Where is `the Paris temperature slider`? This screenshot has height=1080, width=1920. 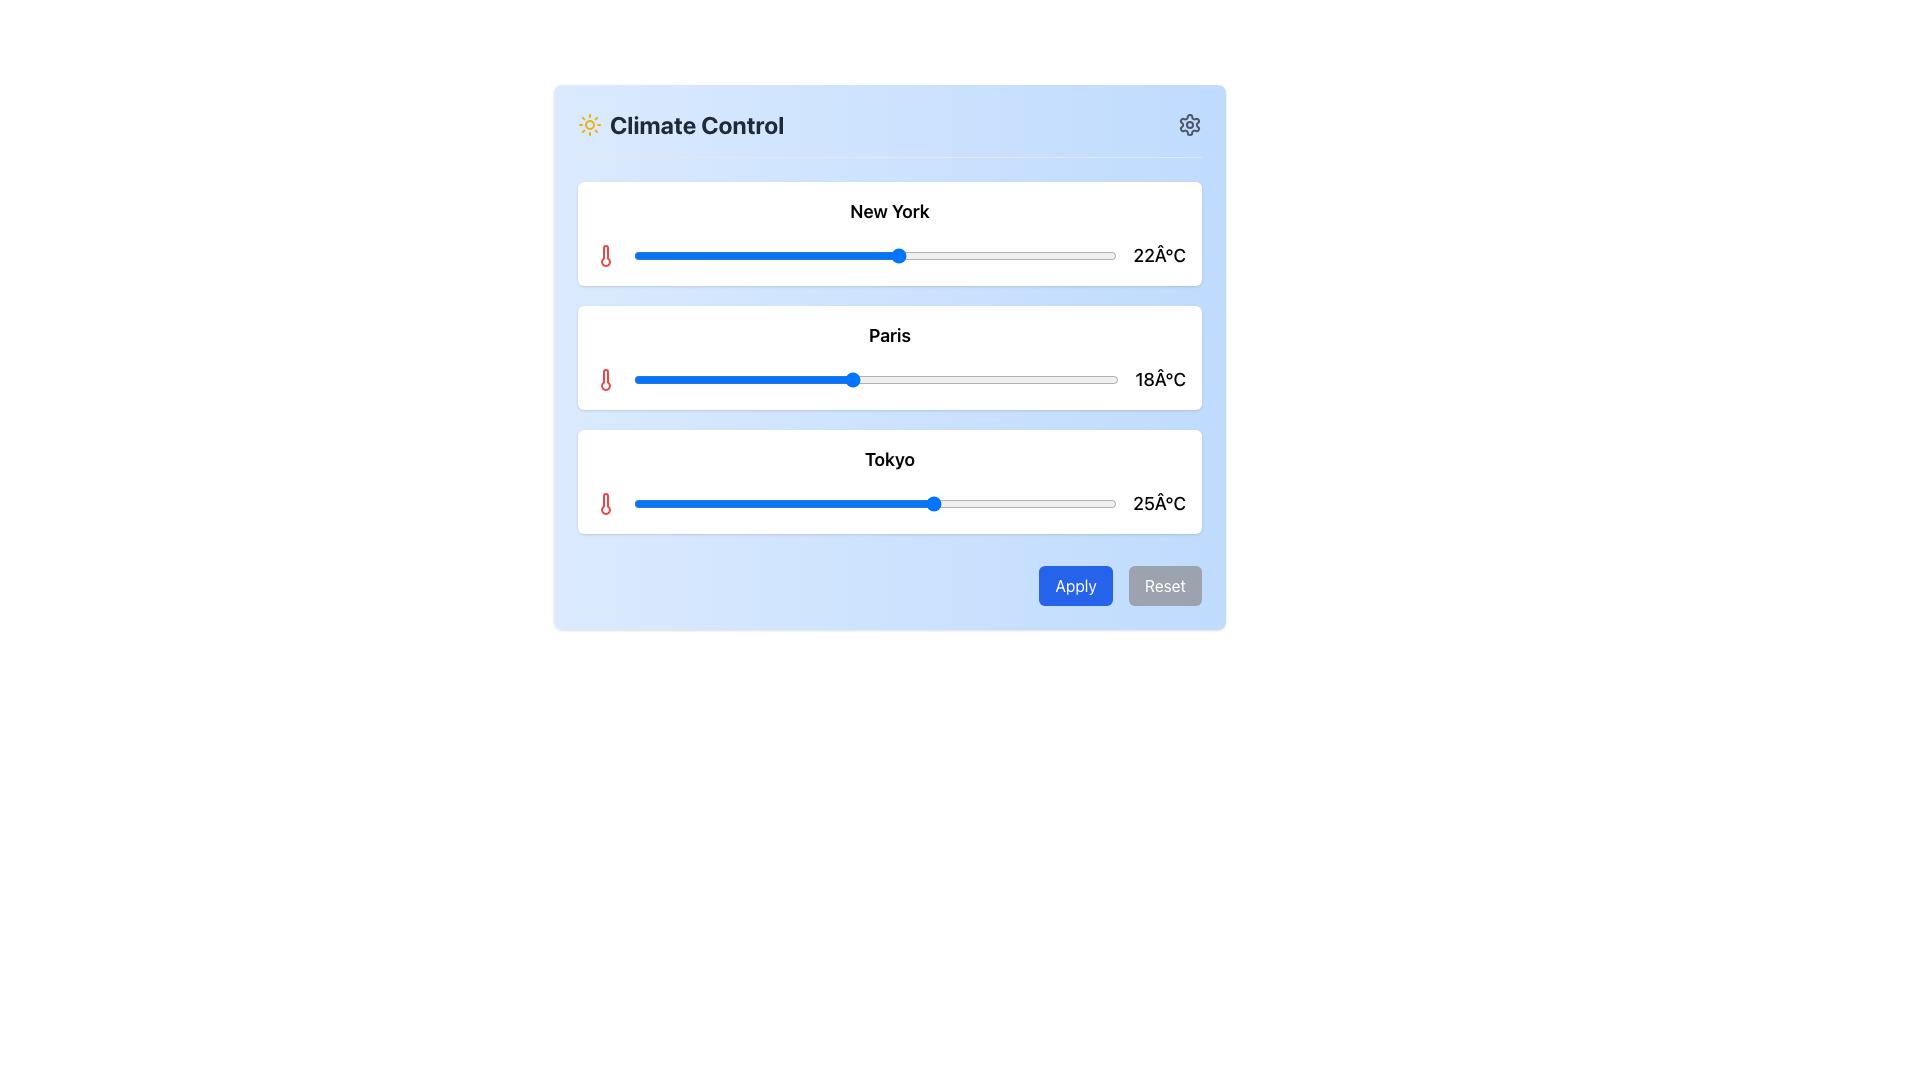 the Paris temperature slider is located at coordinates (1034, 380).